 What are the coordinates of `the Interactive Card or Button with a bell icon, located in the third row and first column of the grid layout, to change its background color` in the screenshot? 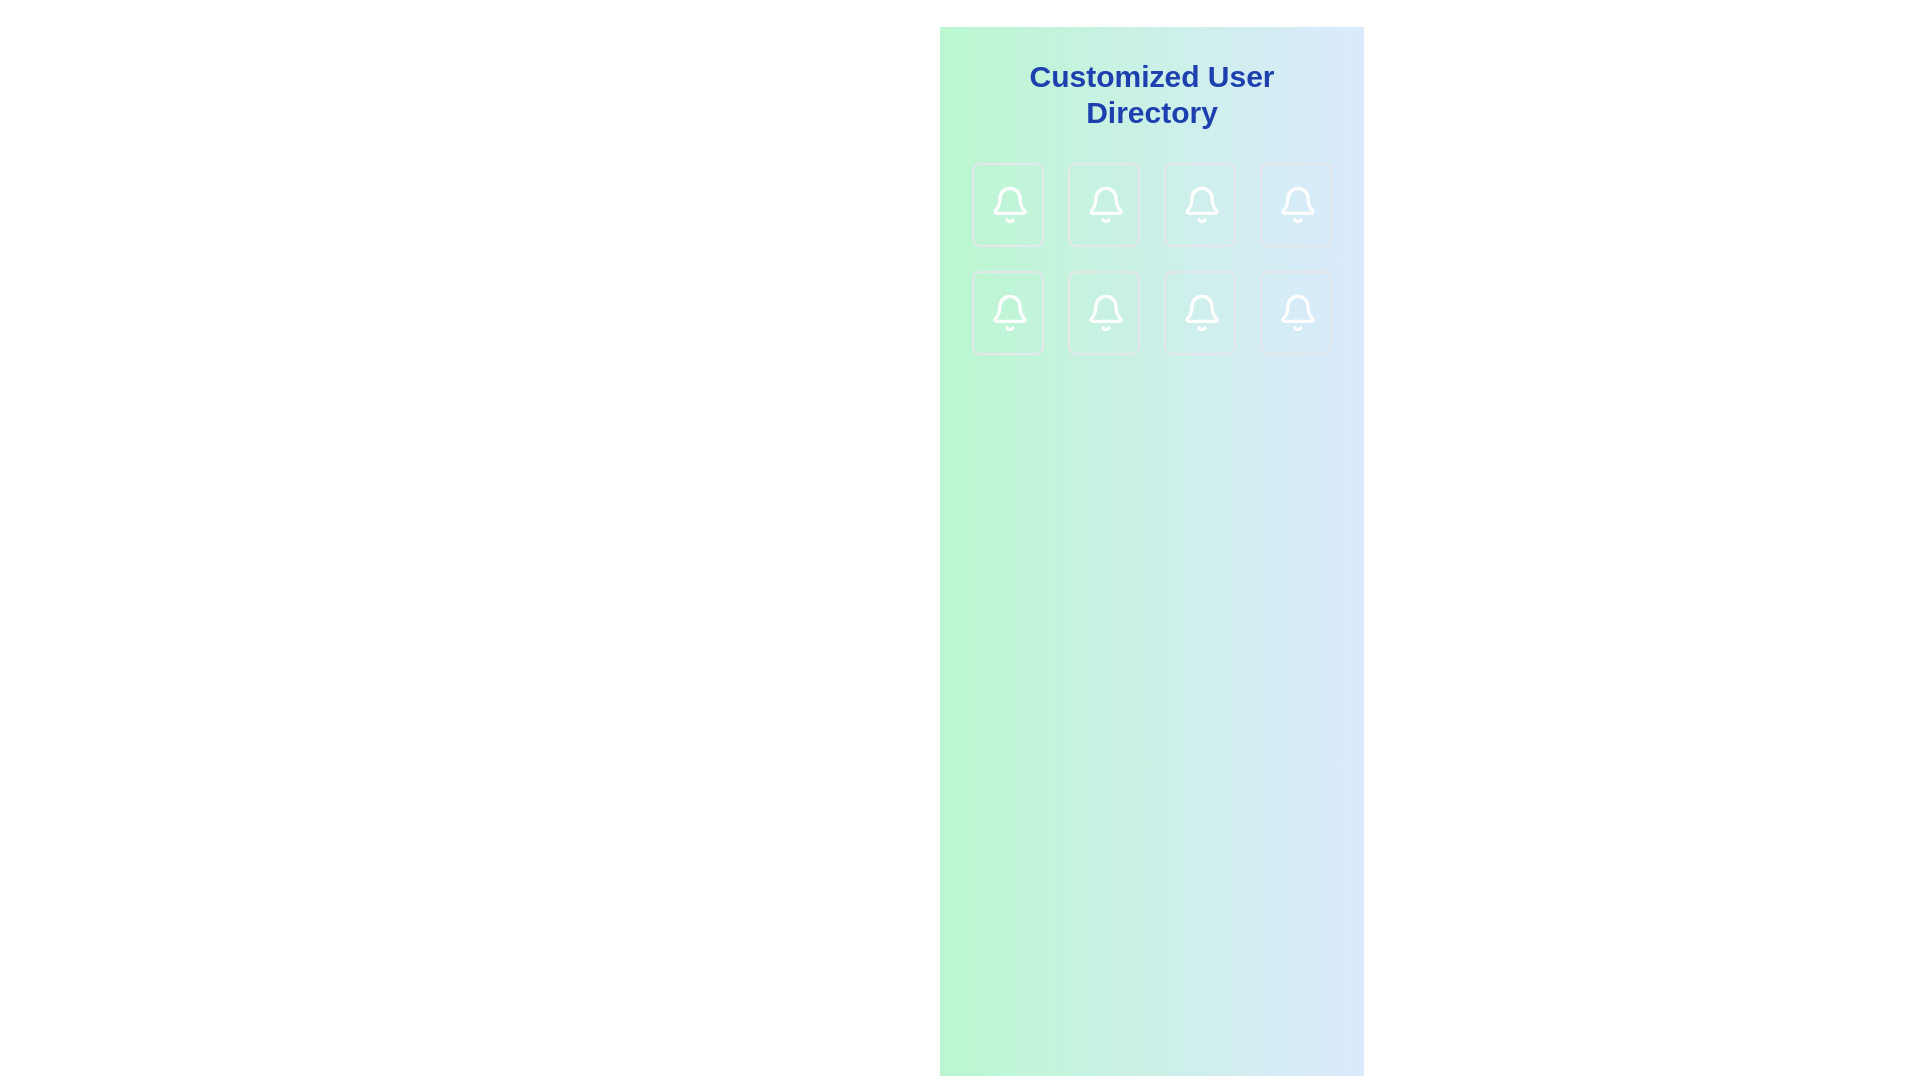 It's located at (1008, 312).